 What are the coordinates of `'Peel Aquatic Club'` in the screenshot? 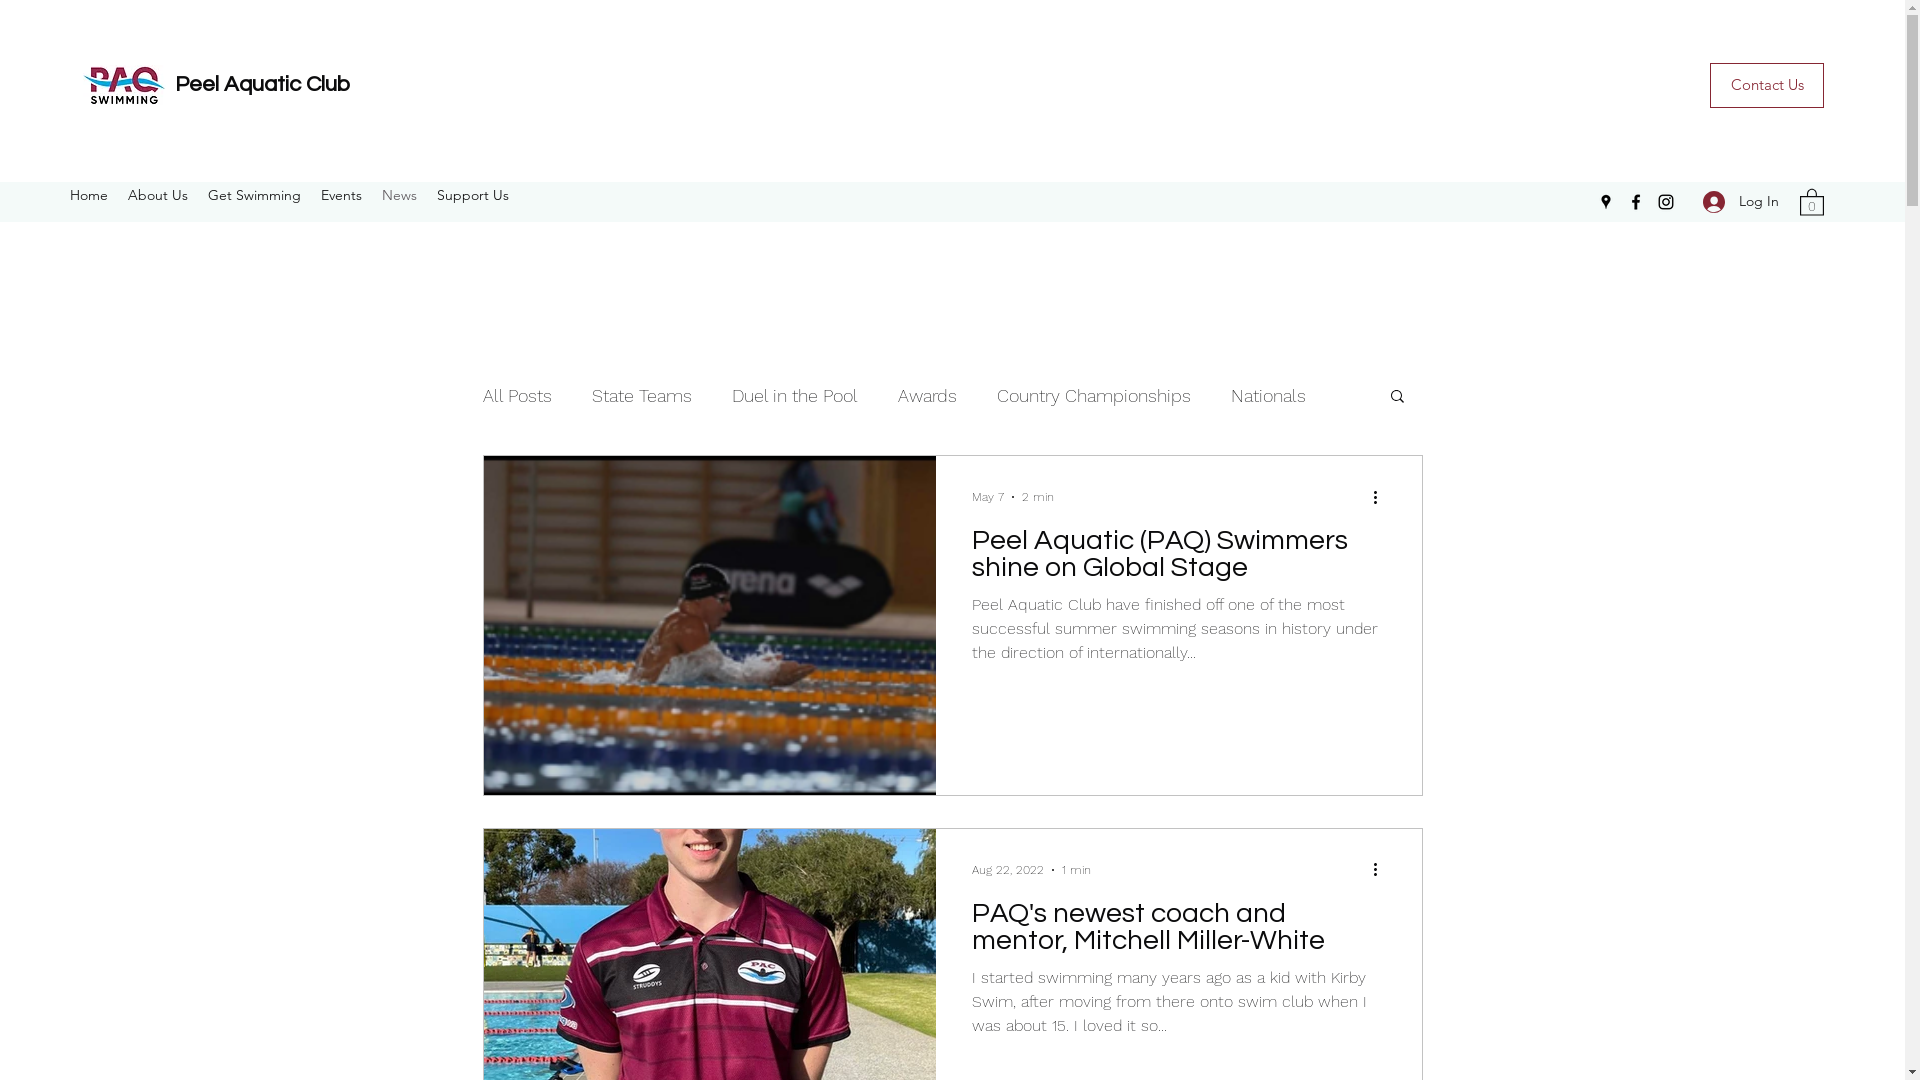 It's located at (261, 83).